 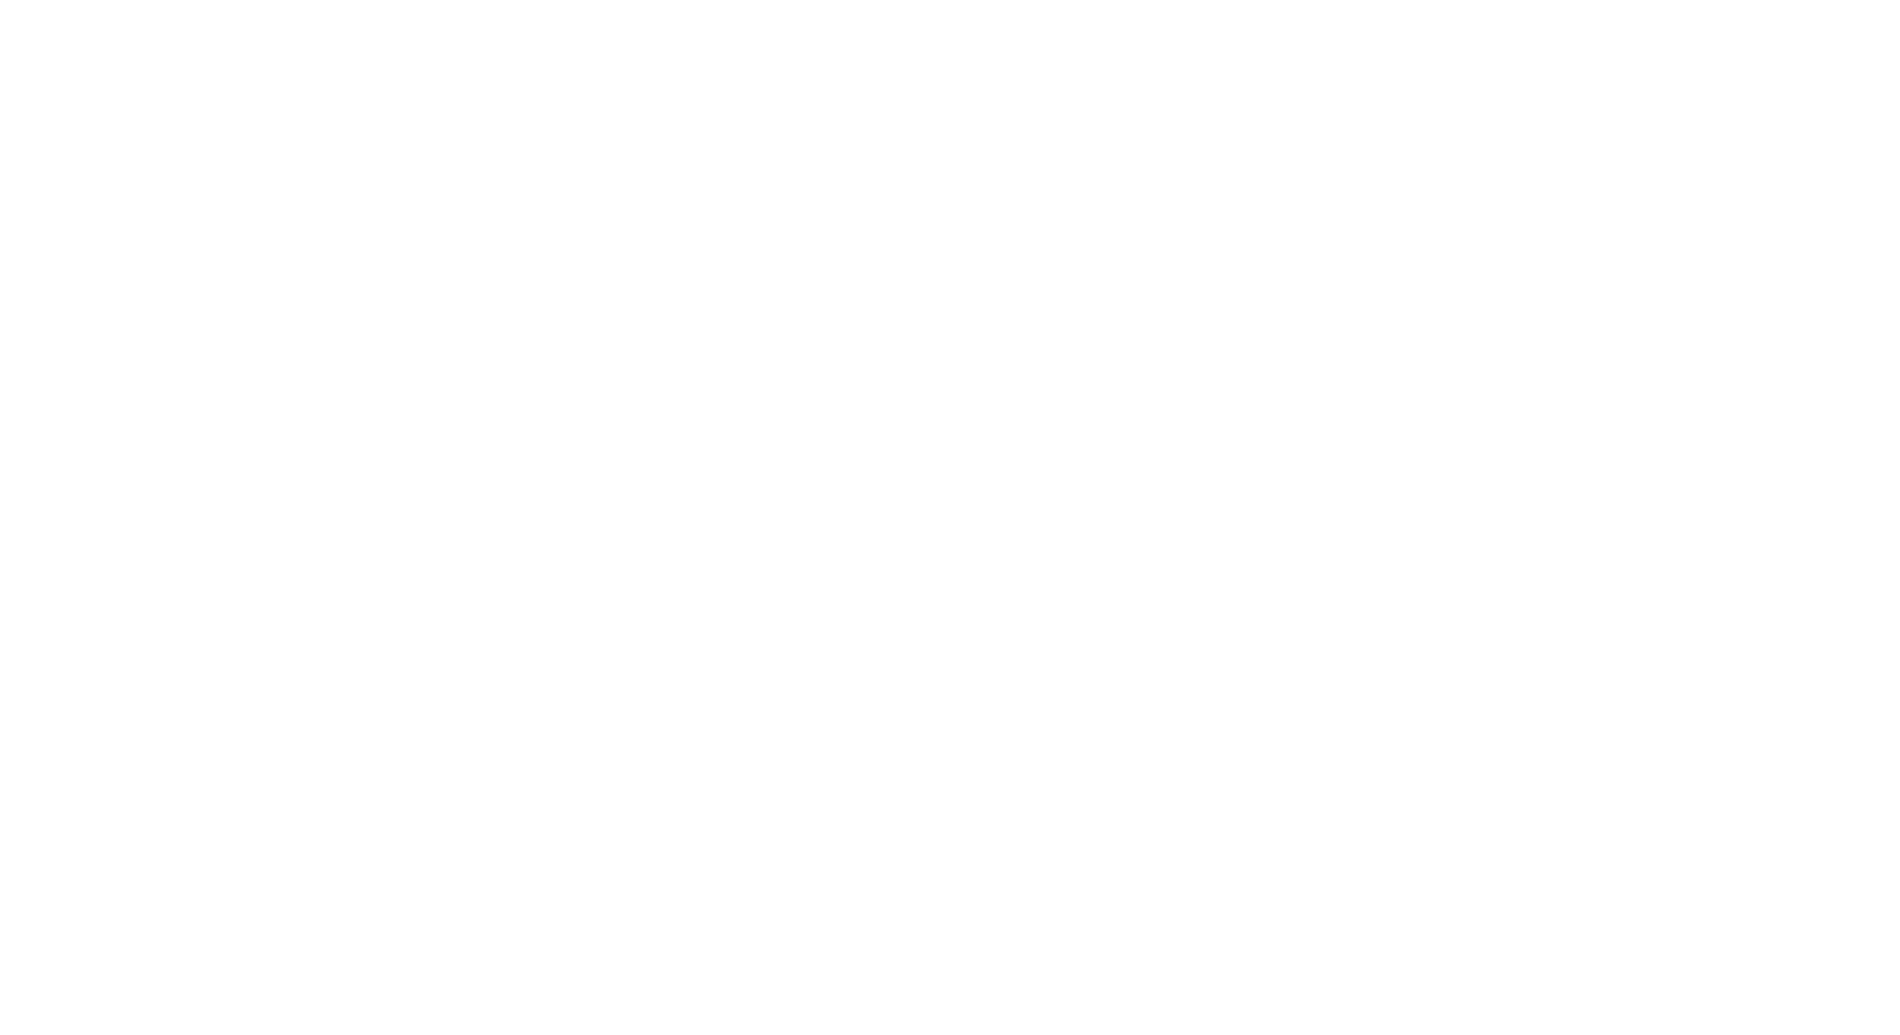 What do you see at coordinates (1199, 765) in the screenshot?
I see `'Get In Touch'` at bounding box center [1199, 765].